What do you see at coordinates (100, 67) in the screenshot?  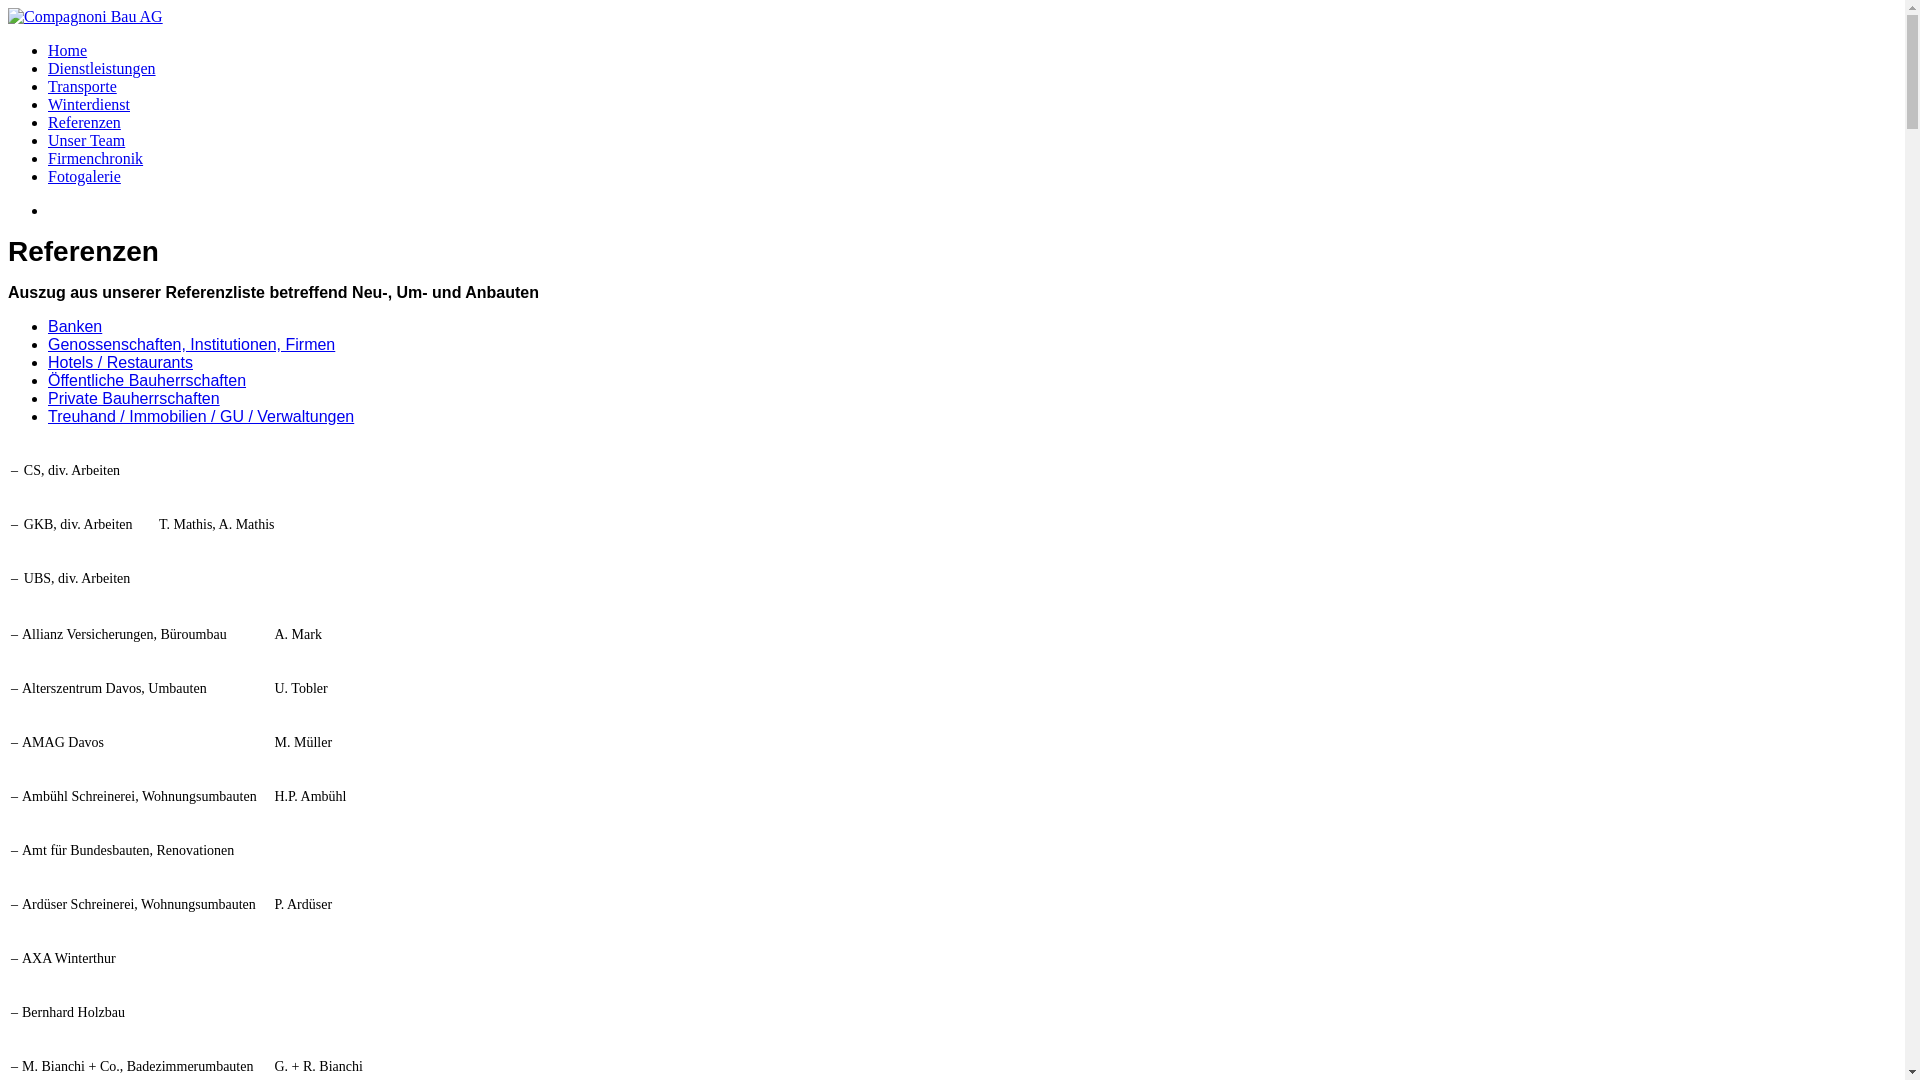 I see `'Dienstleistungen'` at bounding box center [100, 67].